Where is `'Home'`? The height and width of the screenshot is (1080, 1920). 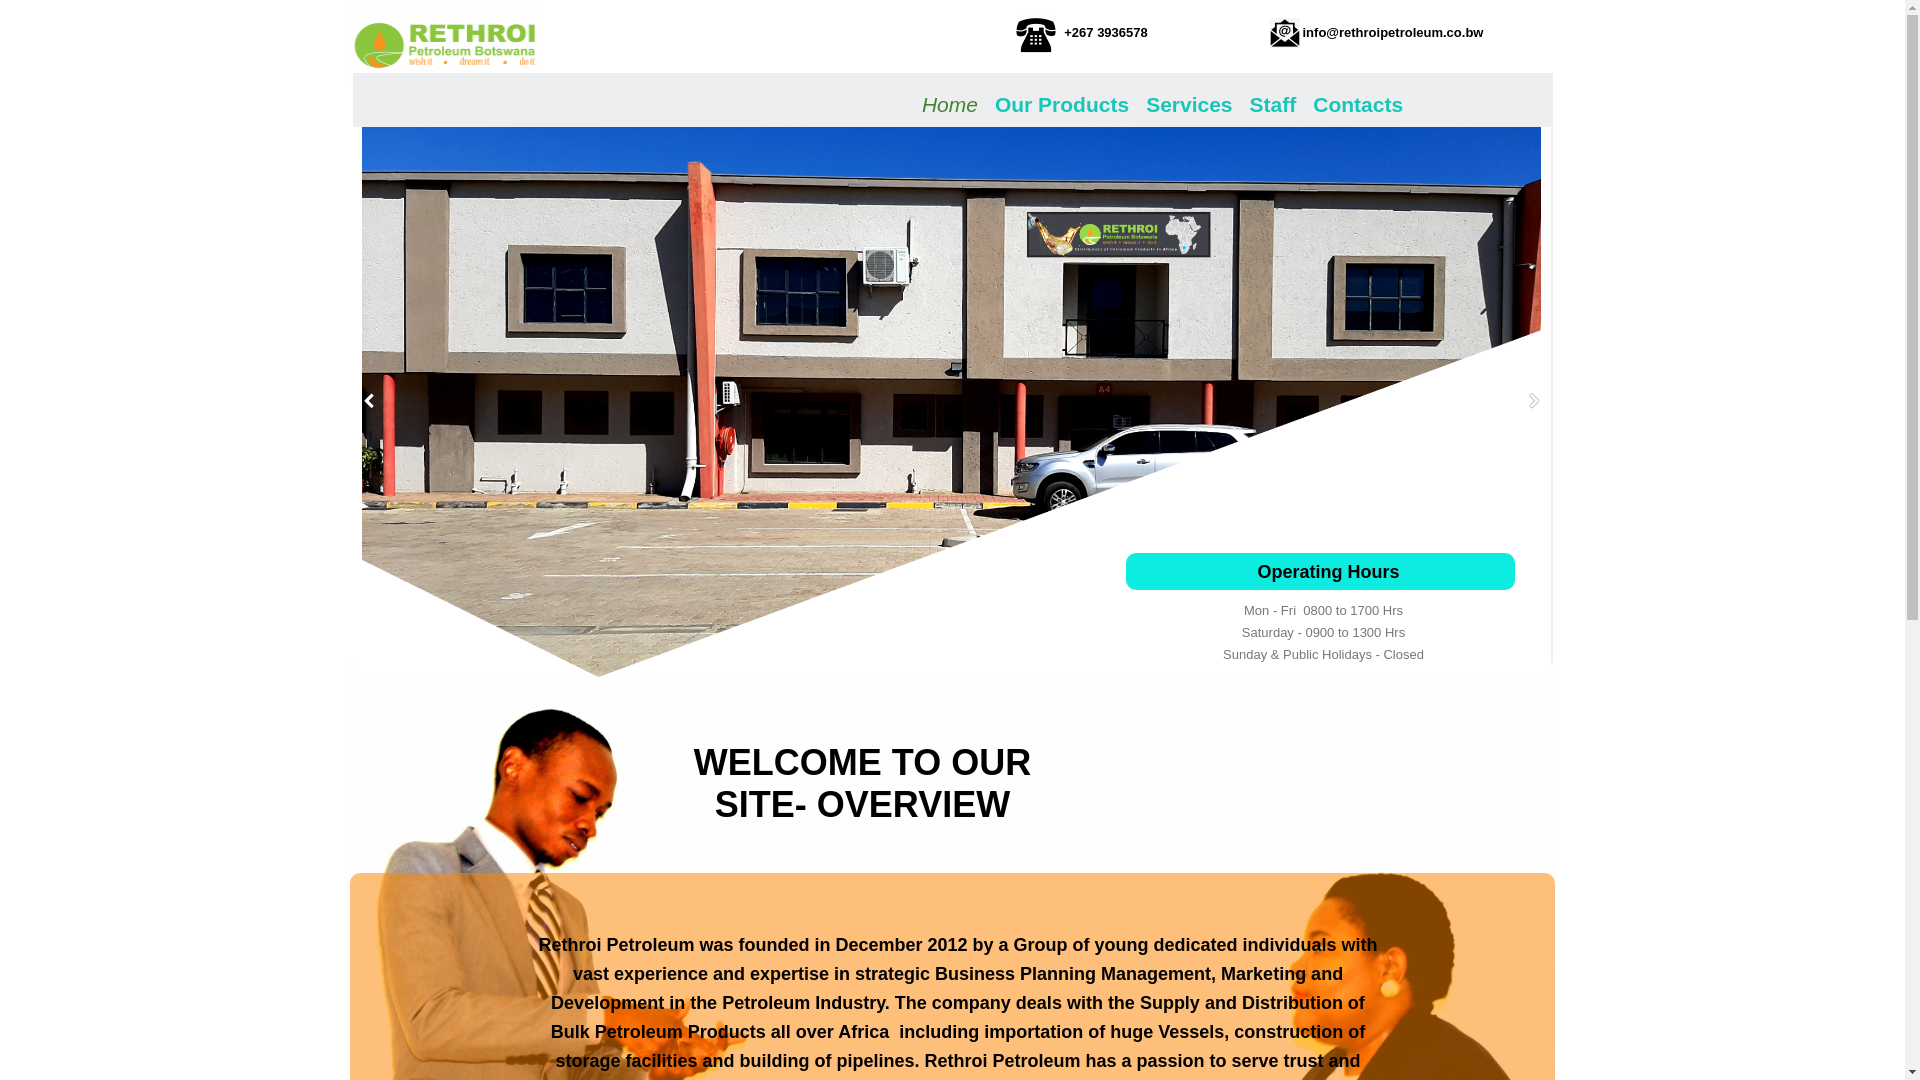 'Home' is located at coordinates (919, 101).